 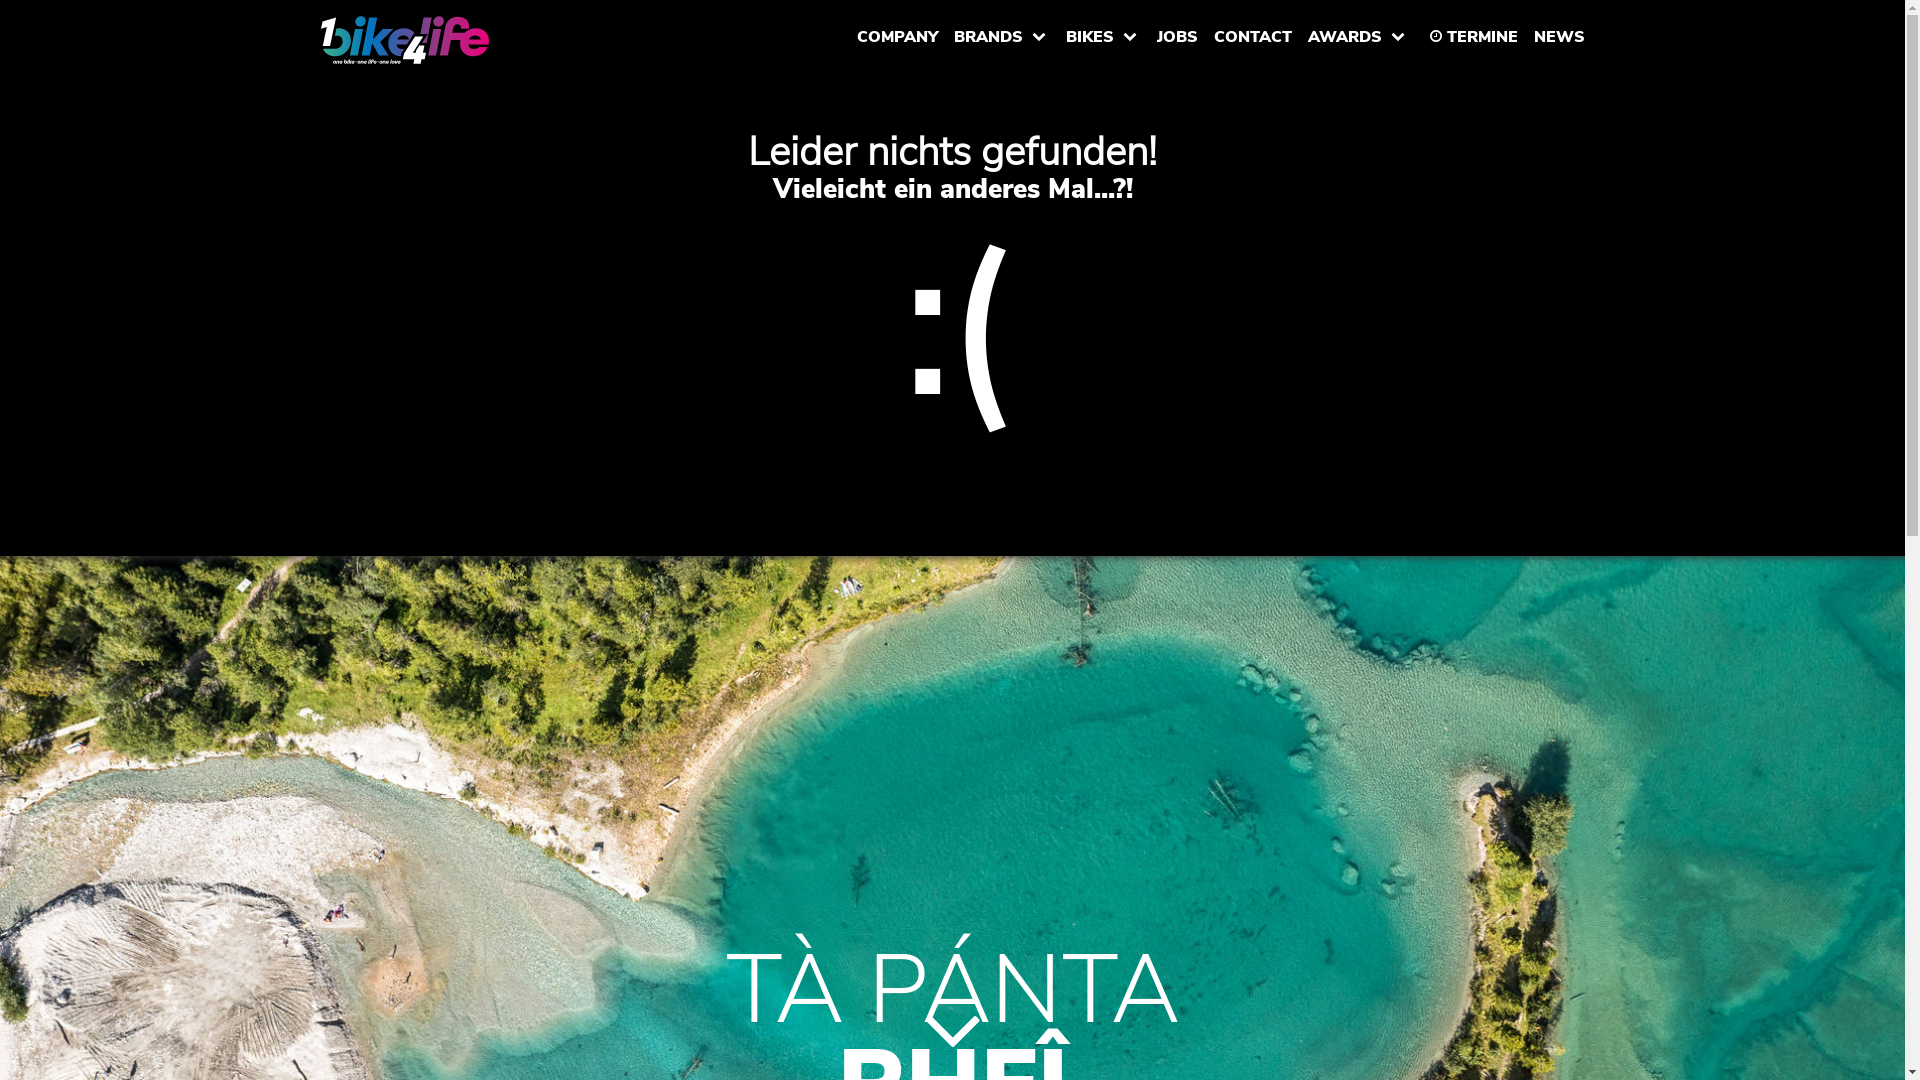 What do you see at coordinates (1358, 35) in the screenshot?
I see `'AWARDS'` at bounding box center [1358, 35].